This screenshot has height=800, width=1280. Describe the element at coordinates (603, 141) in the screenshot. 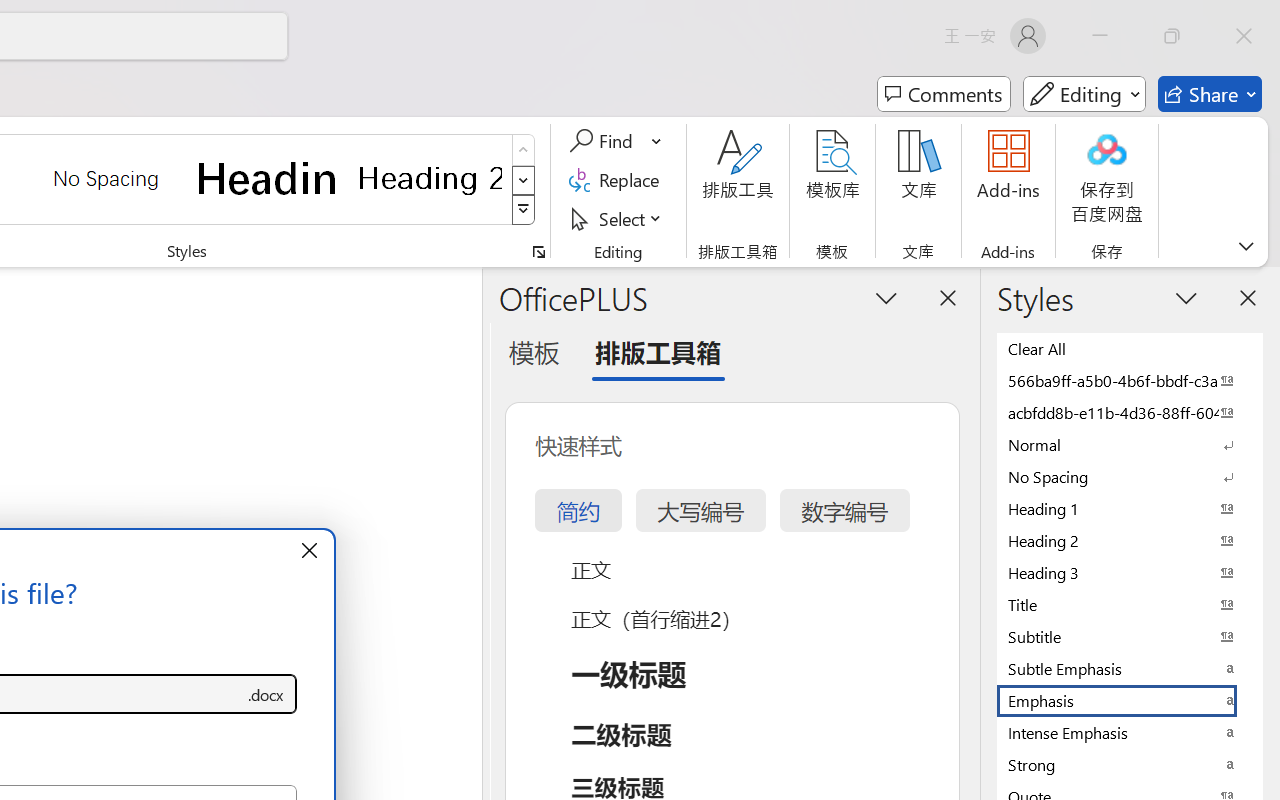

I see `'Find'` at that location.